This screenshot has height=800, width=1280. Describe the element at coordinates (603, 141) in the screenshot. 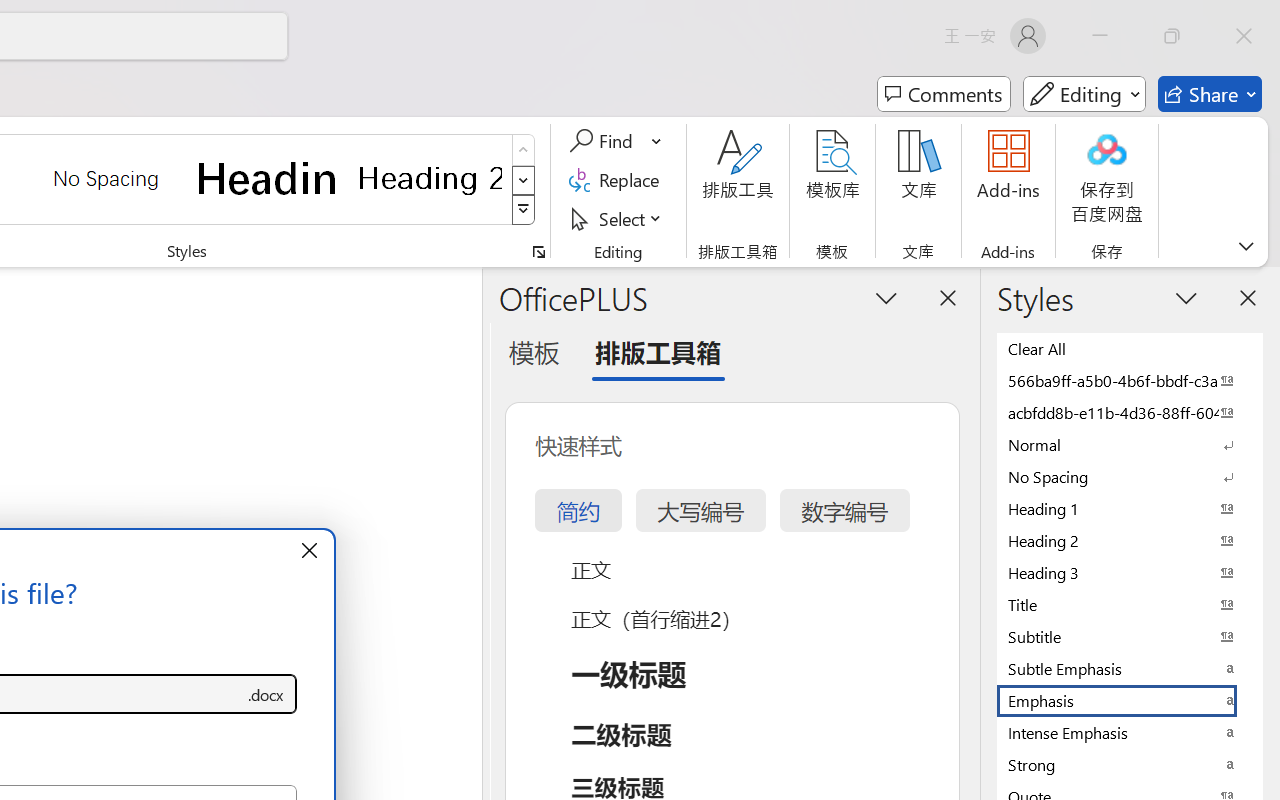

I see `'Find'` at that location.